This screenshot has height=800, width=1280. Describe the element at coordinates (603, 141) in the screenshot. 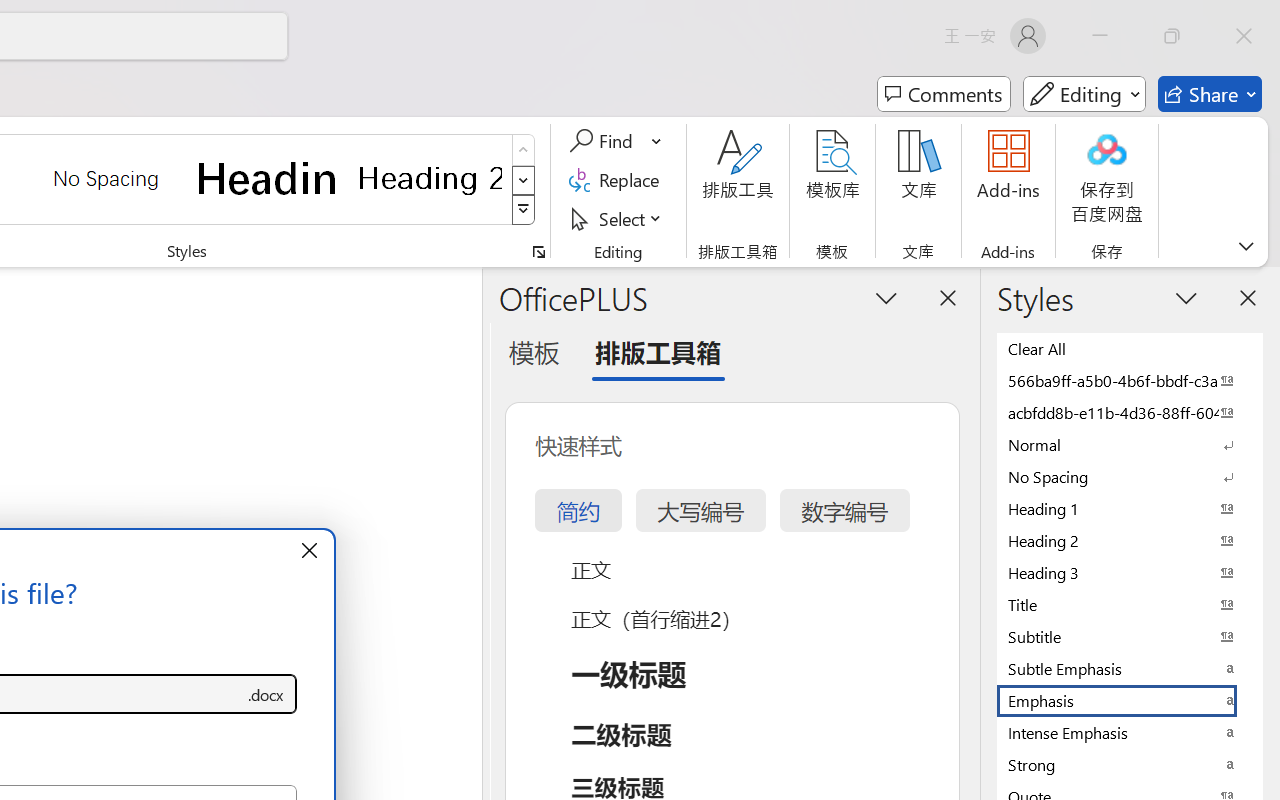

I see `'Find'` at that location.